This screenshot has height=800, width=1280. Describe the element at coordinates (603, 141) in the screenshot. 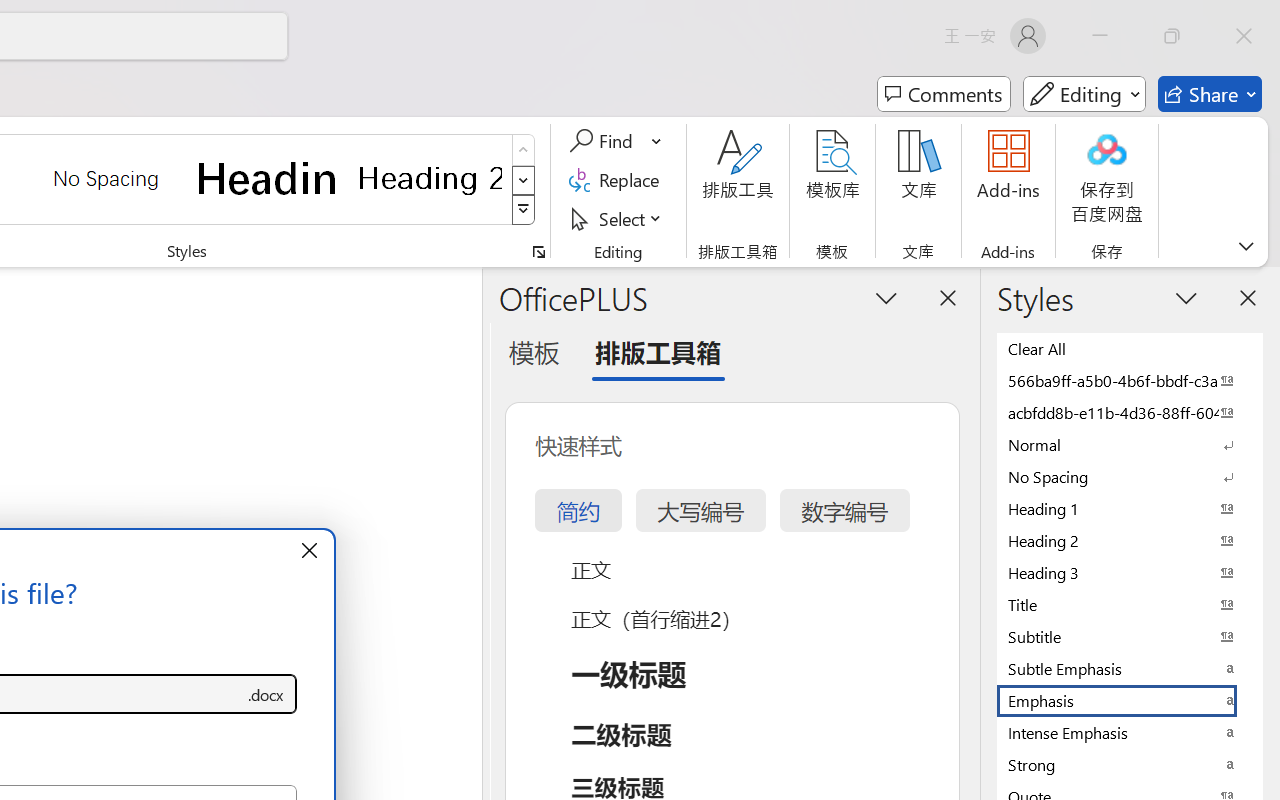

I see `'Find'` at that location.